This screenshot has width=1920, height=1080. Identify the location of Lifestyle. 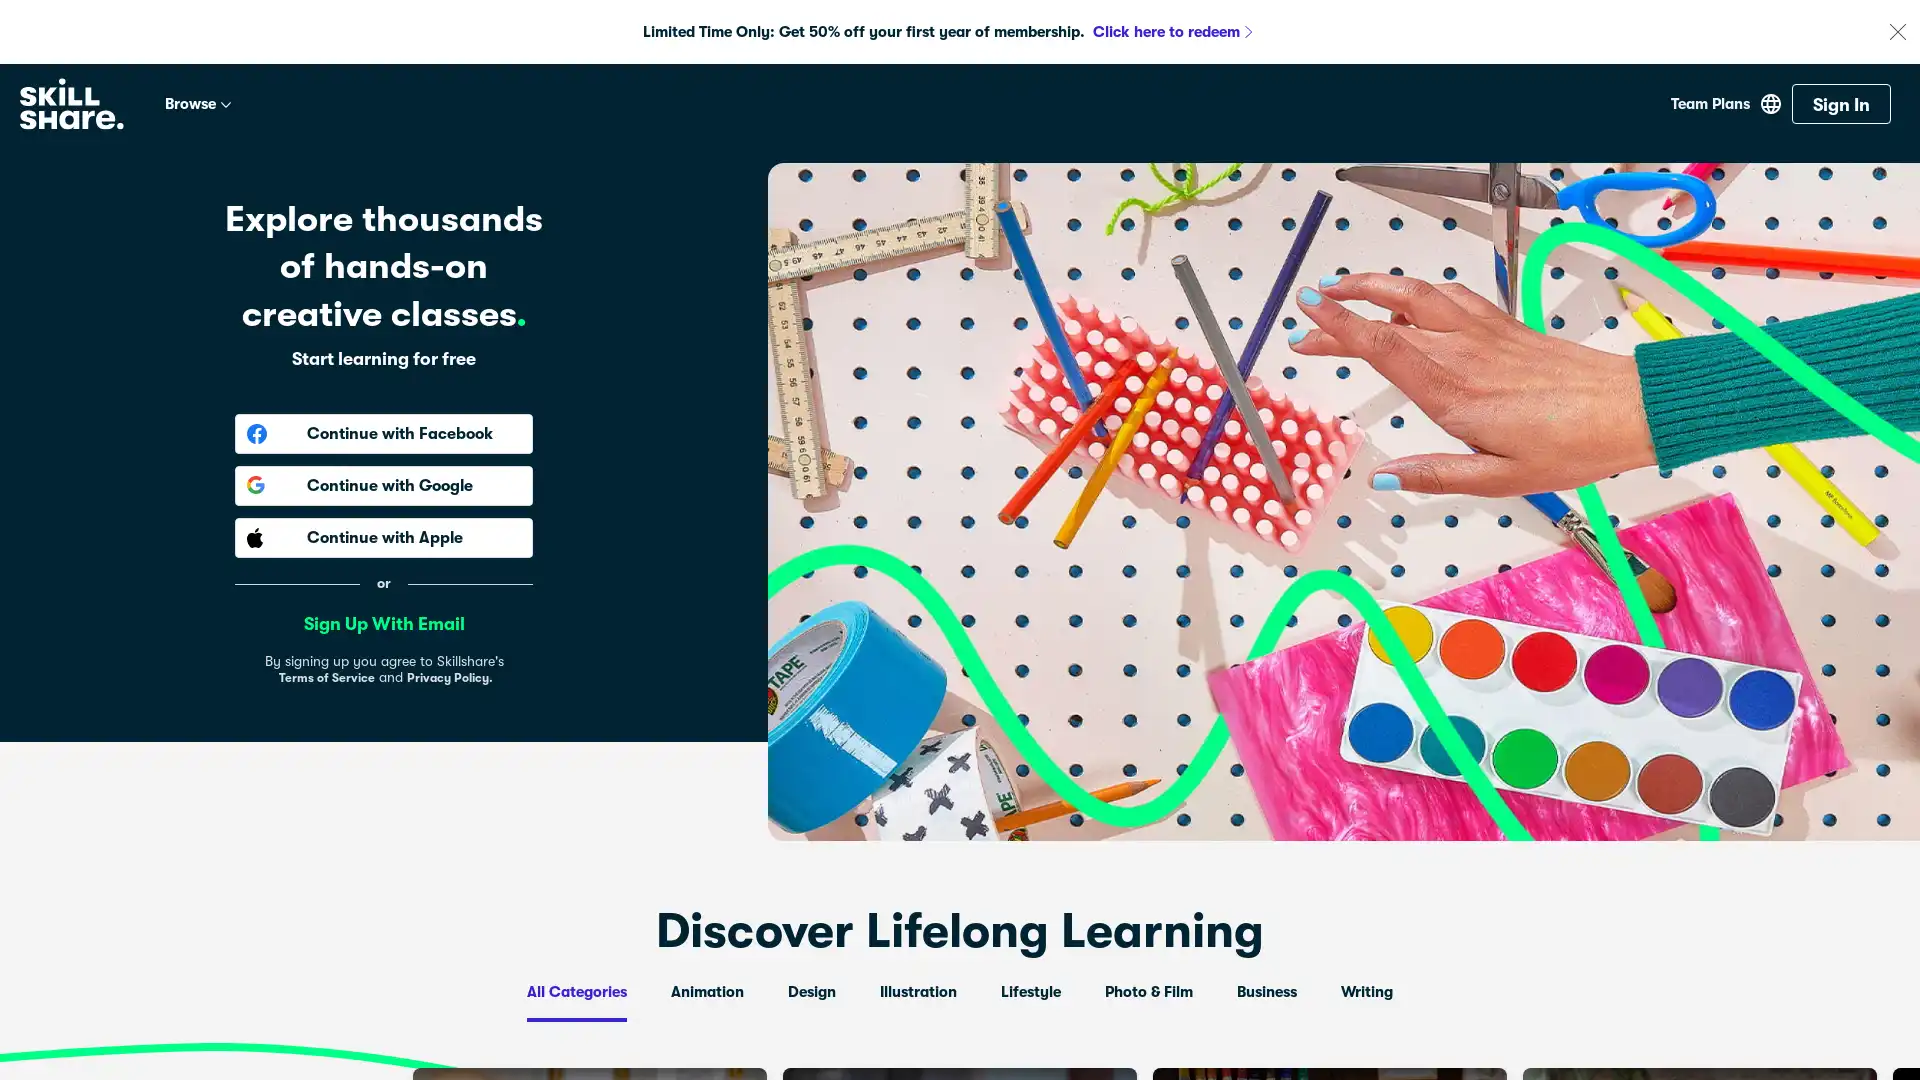
(1031, 998).